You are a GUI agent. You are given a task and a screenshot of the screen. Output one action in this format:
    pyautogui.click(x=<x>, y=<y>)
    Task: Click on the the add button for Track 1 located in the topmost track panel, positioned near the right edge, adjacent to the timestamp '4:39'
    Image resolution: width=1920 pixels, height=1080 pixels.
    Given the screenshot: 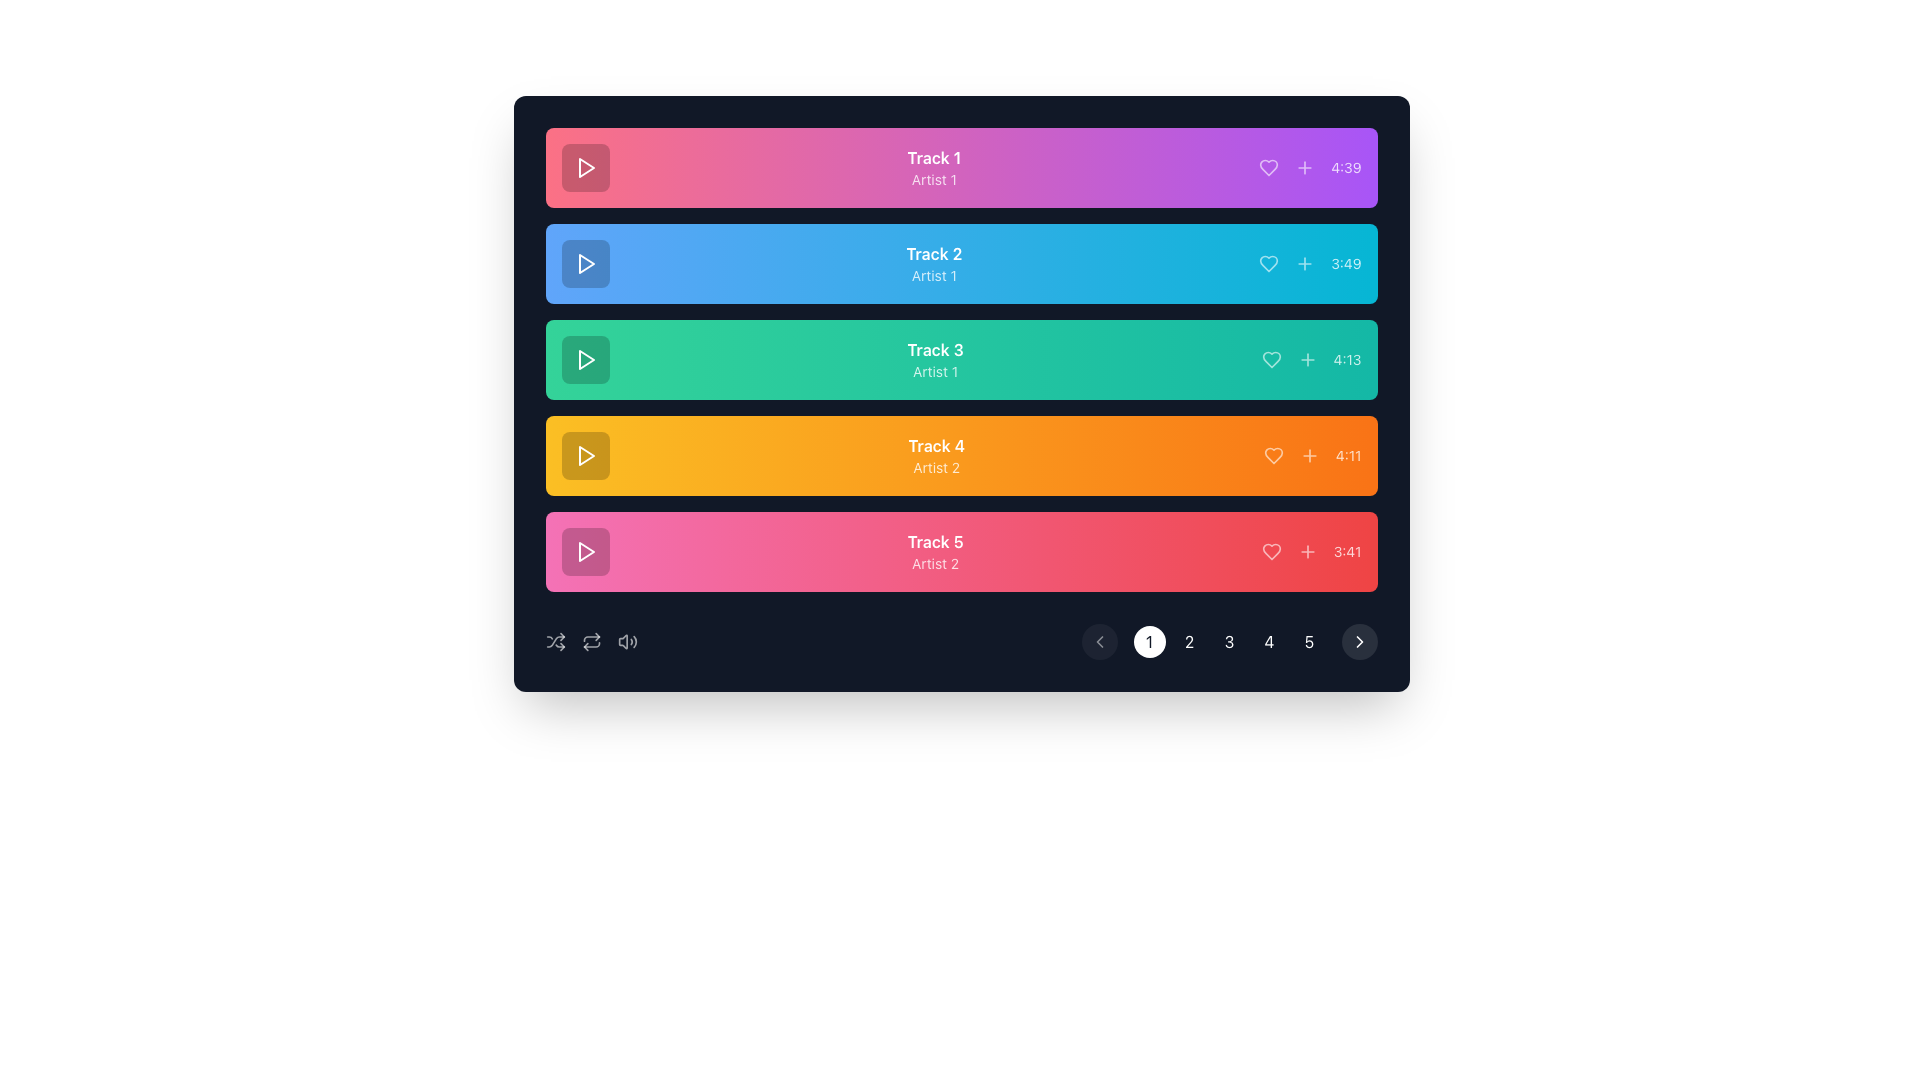 What is the action you would take?
    pyautogui.click(x=1305, y=167)
    